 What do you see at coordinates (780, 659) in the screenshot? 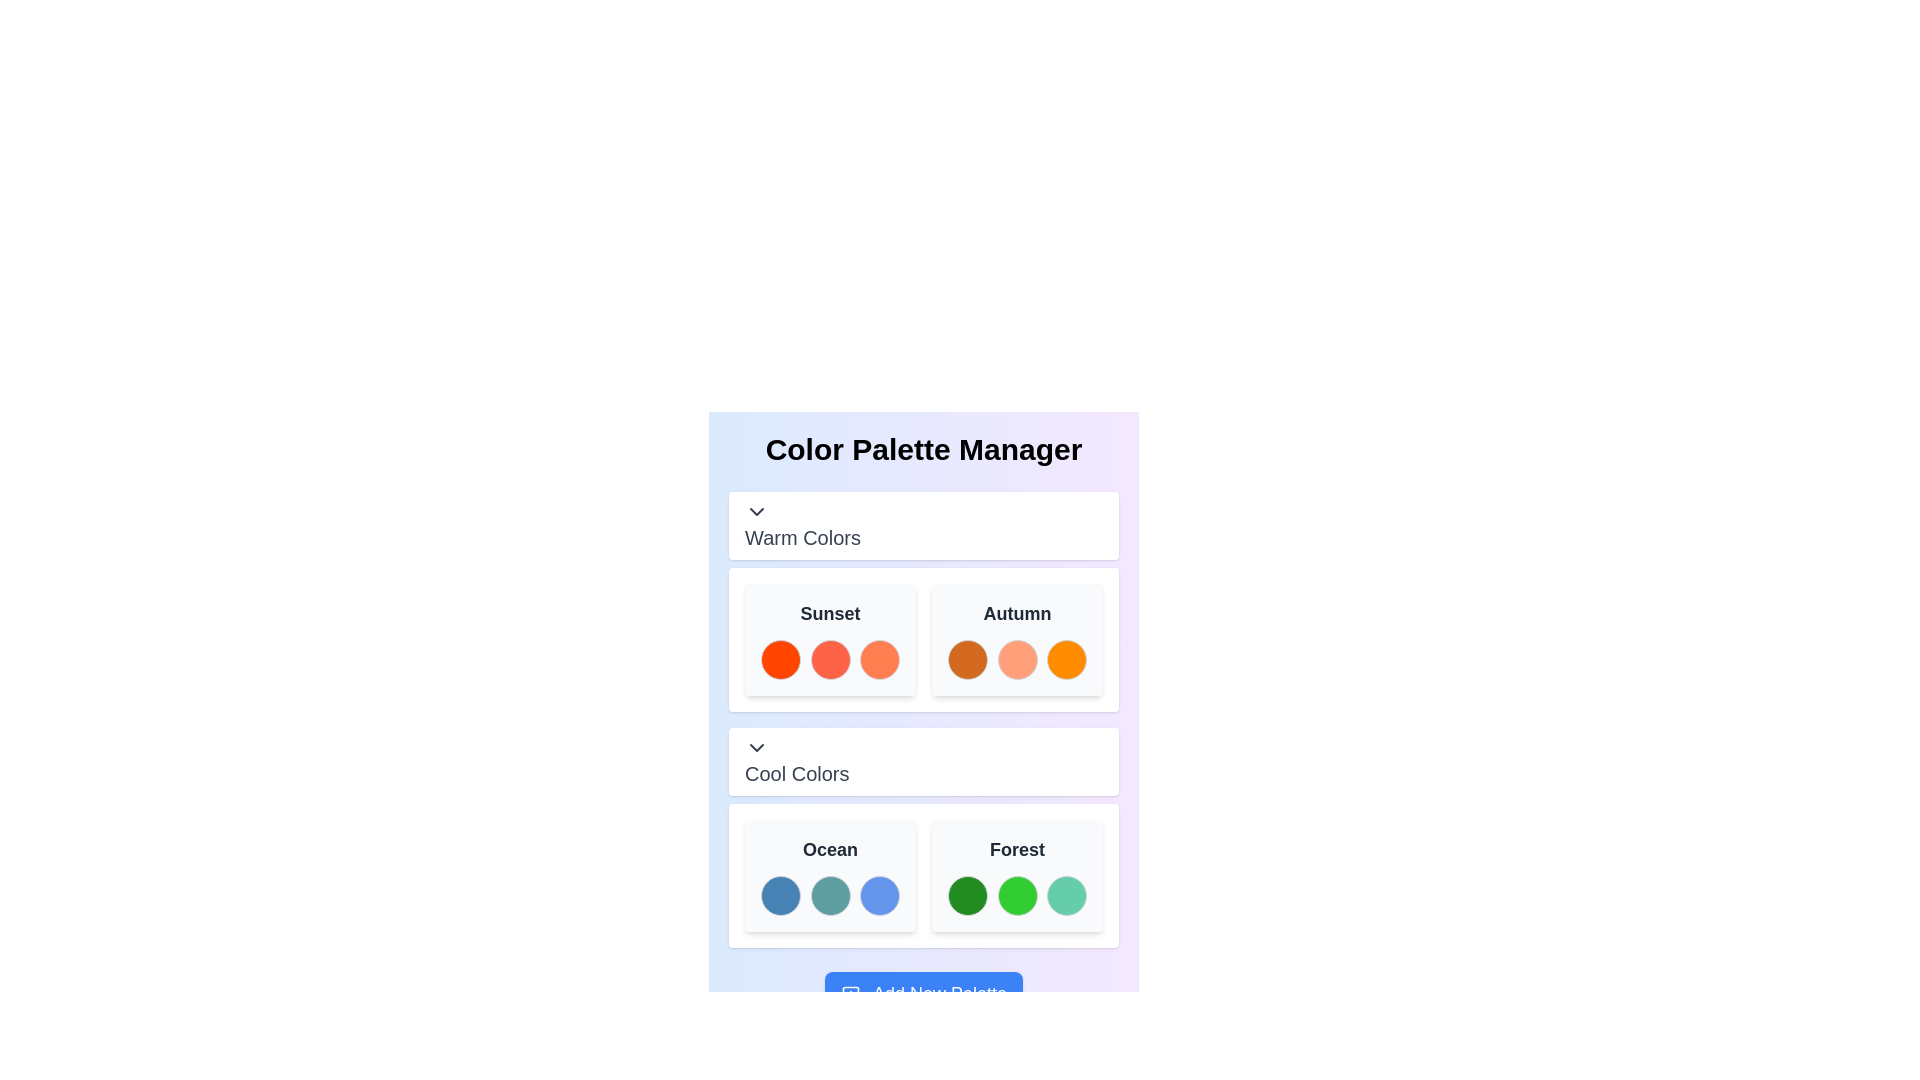
I see `the vibrant orange circle representing the first color option in the 'Sunset' color palette` at bounding box center [780, 659].